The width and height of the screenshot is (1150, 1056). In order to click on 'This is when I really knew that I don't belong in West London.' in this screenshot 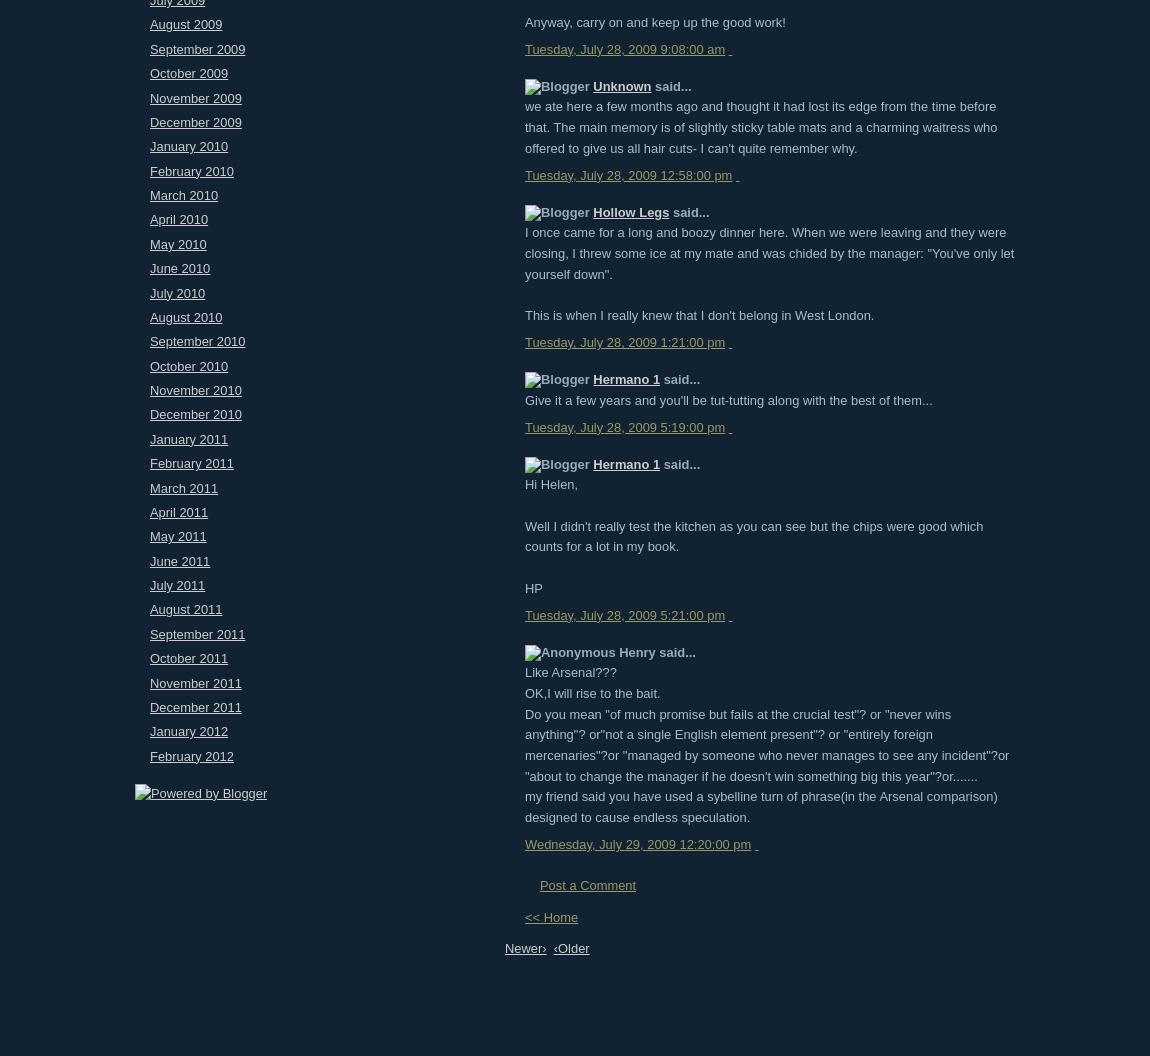, I will do `click(698, 315)`.